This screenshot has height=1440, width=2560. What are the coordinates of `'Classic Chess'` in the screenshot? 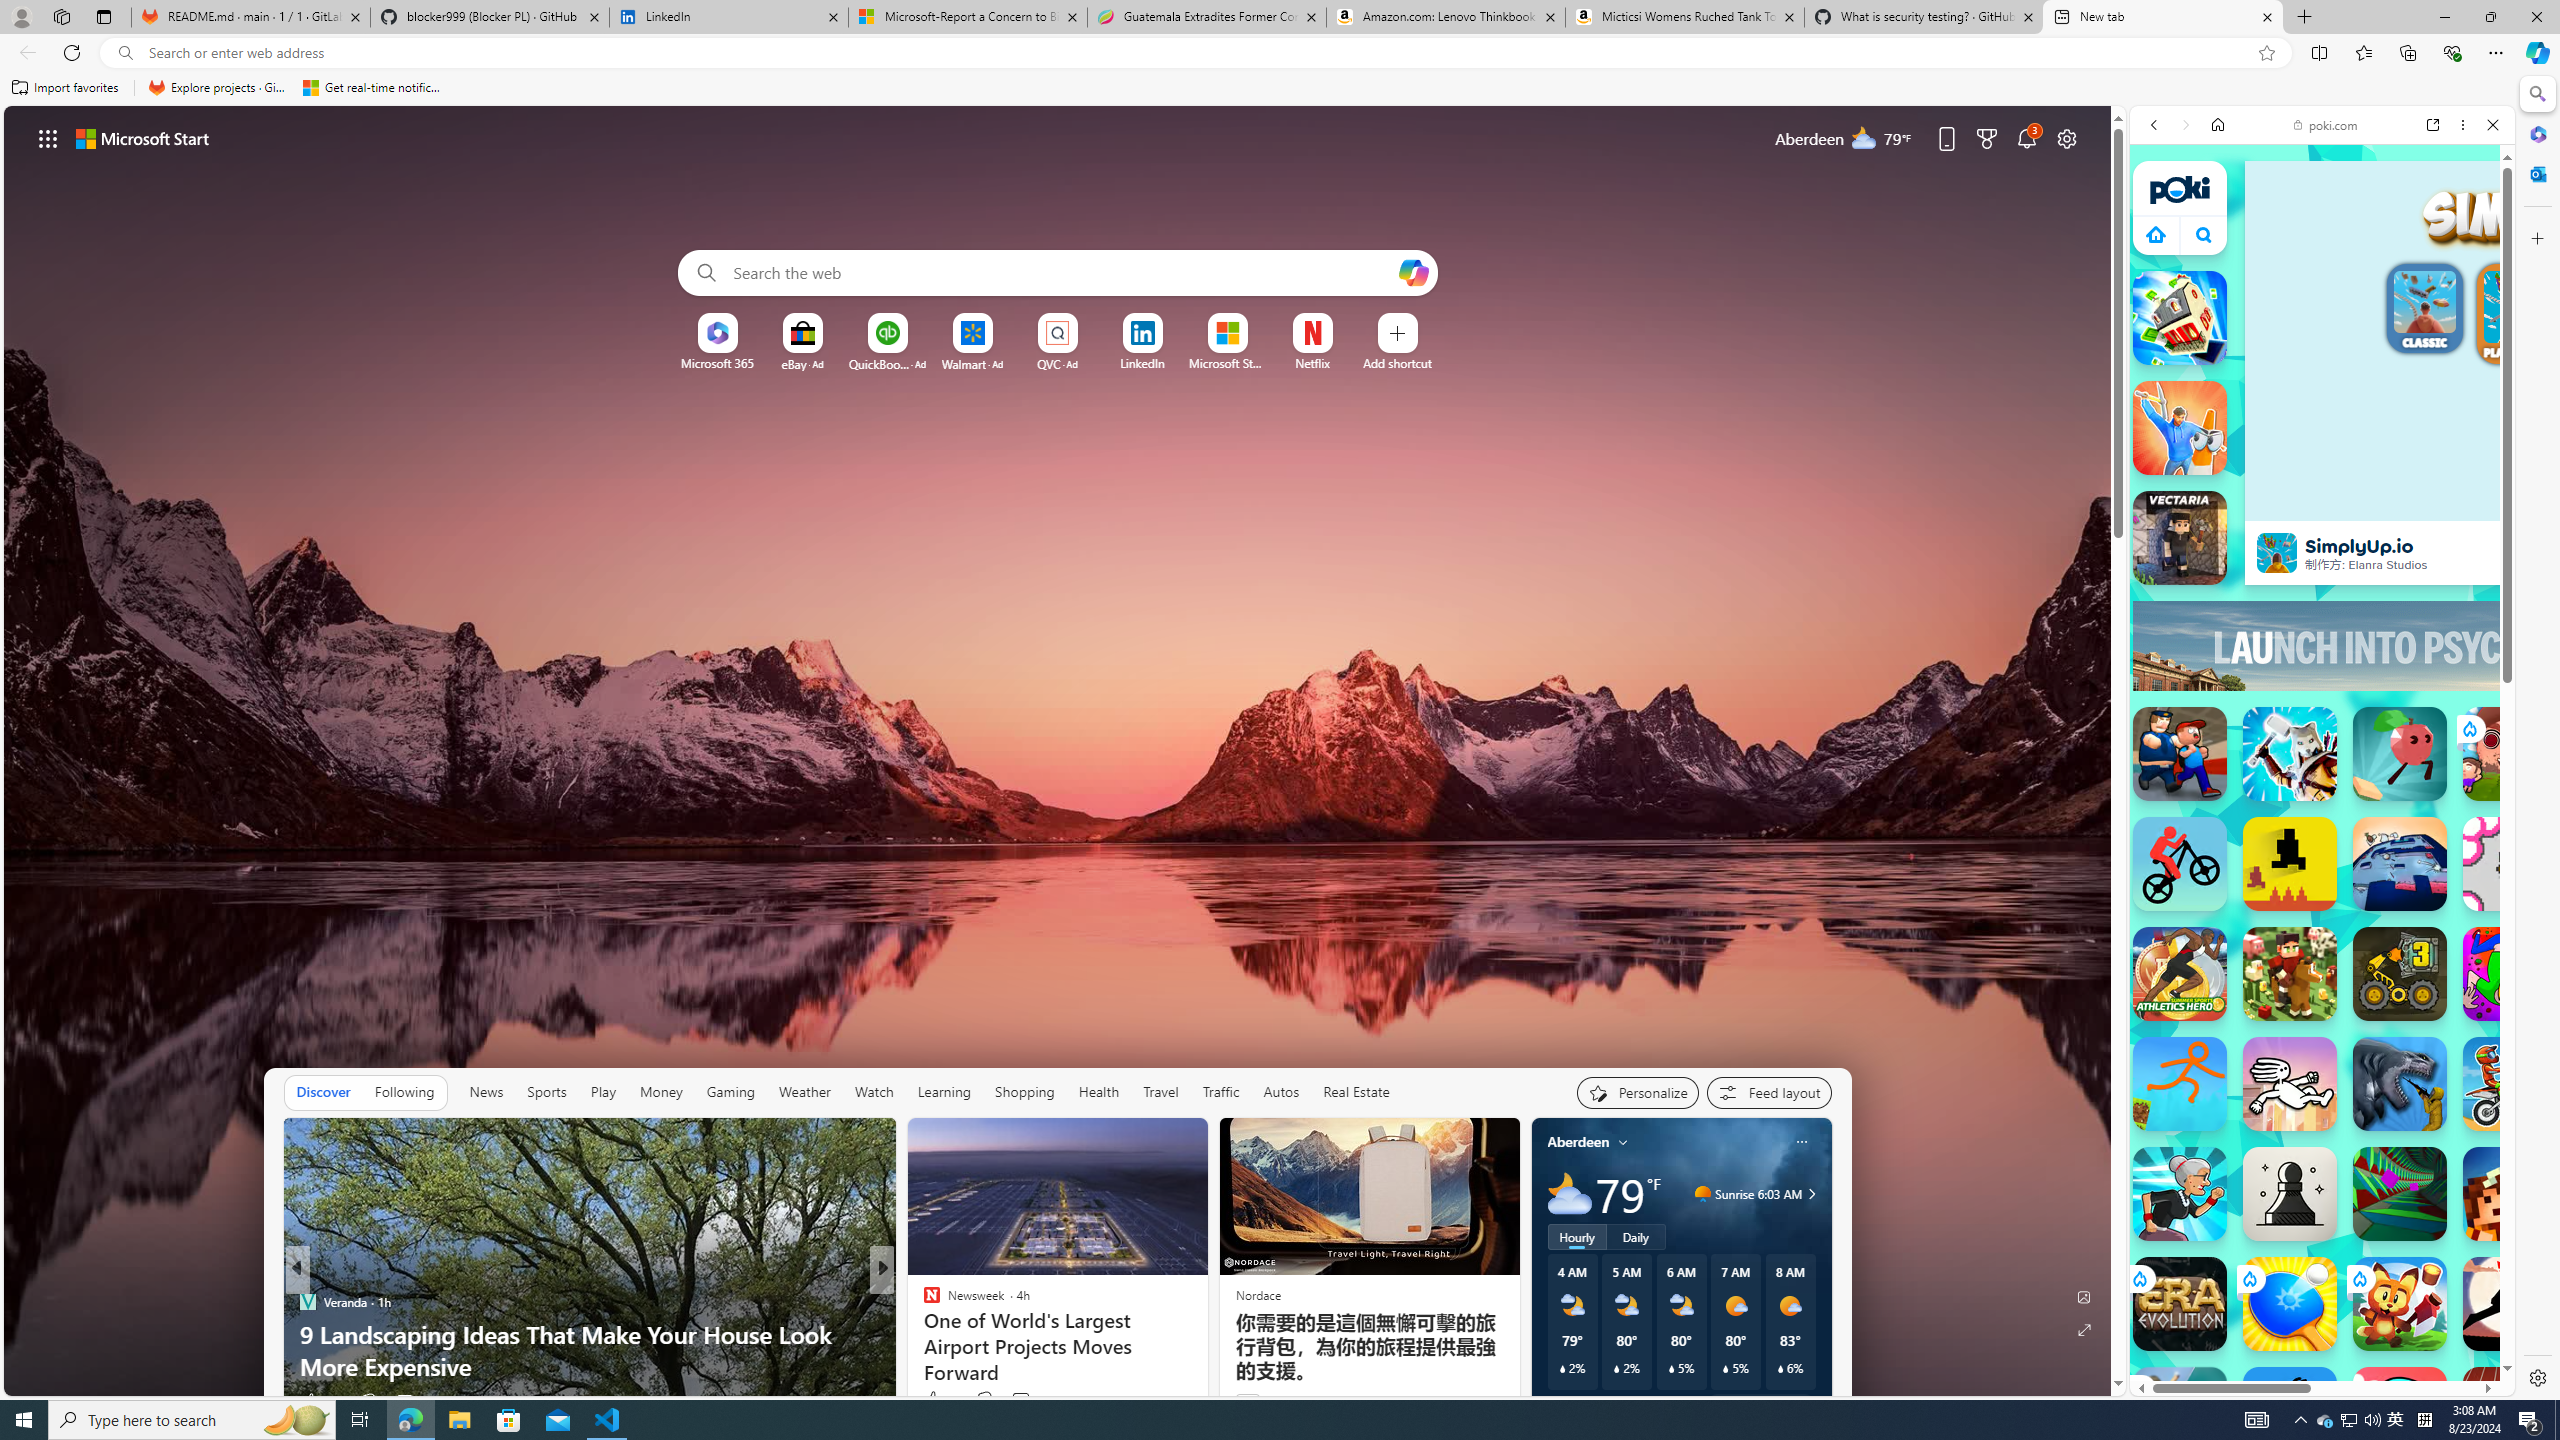 It's located at (2288, 1194).